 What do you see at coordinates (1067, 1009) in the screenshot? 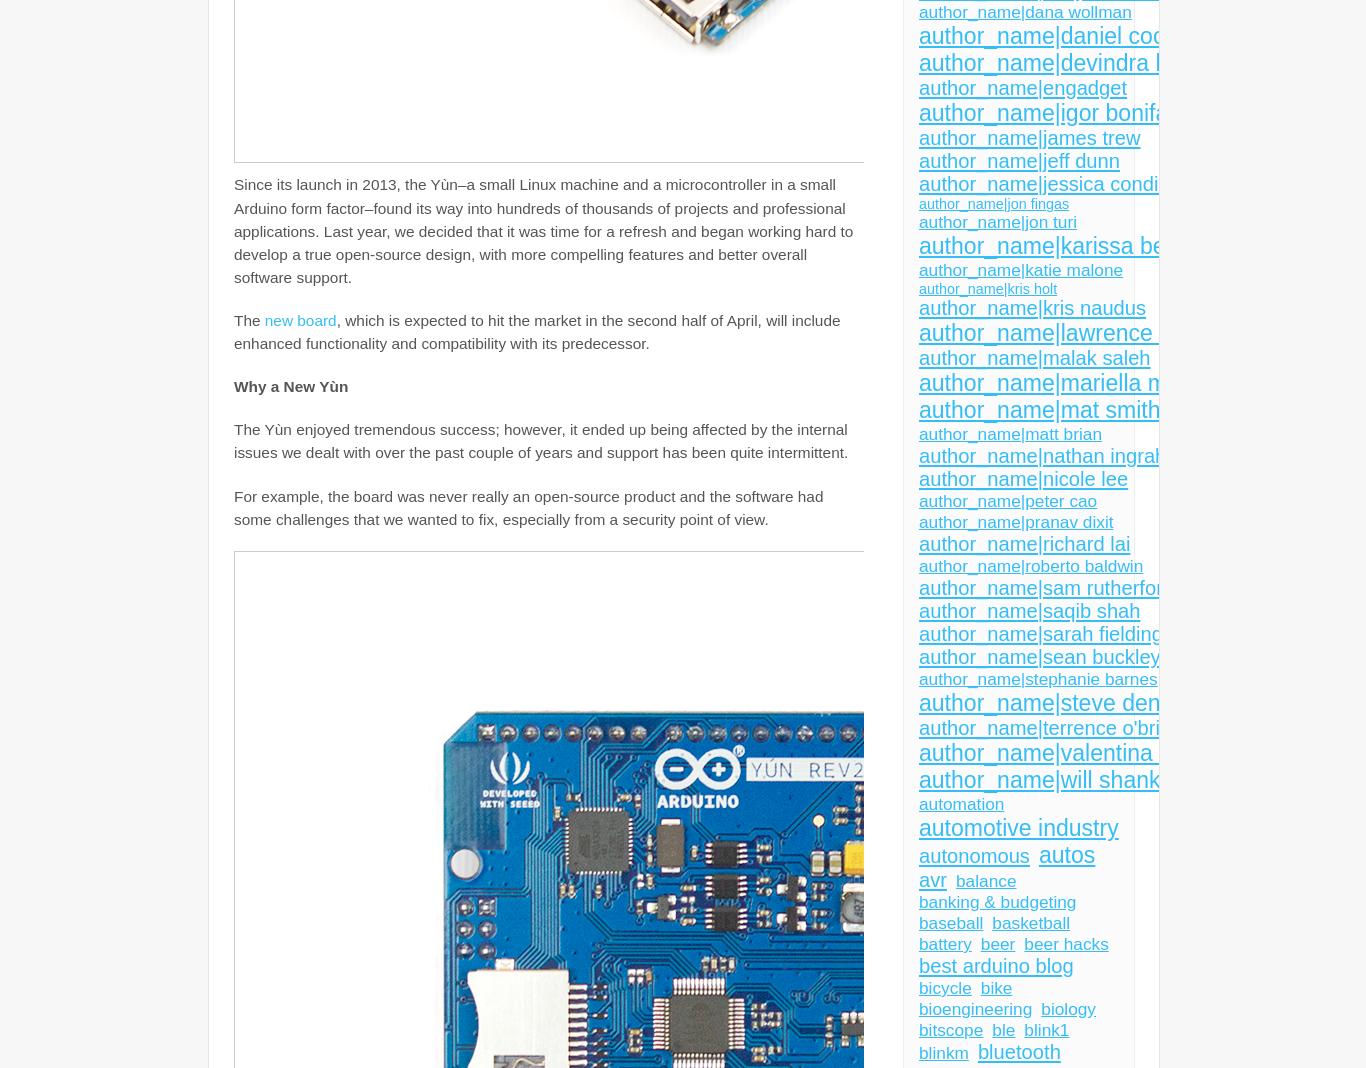
I see `'biology'` at bounding box center [1067, 1009].